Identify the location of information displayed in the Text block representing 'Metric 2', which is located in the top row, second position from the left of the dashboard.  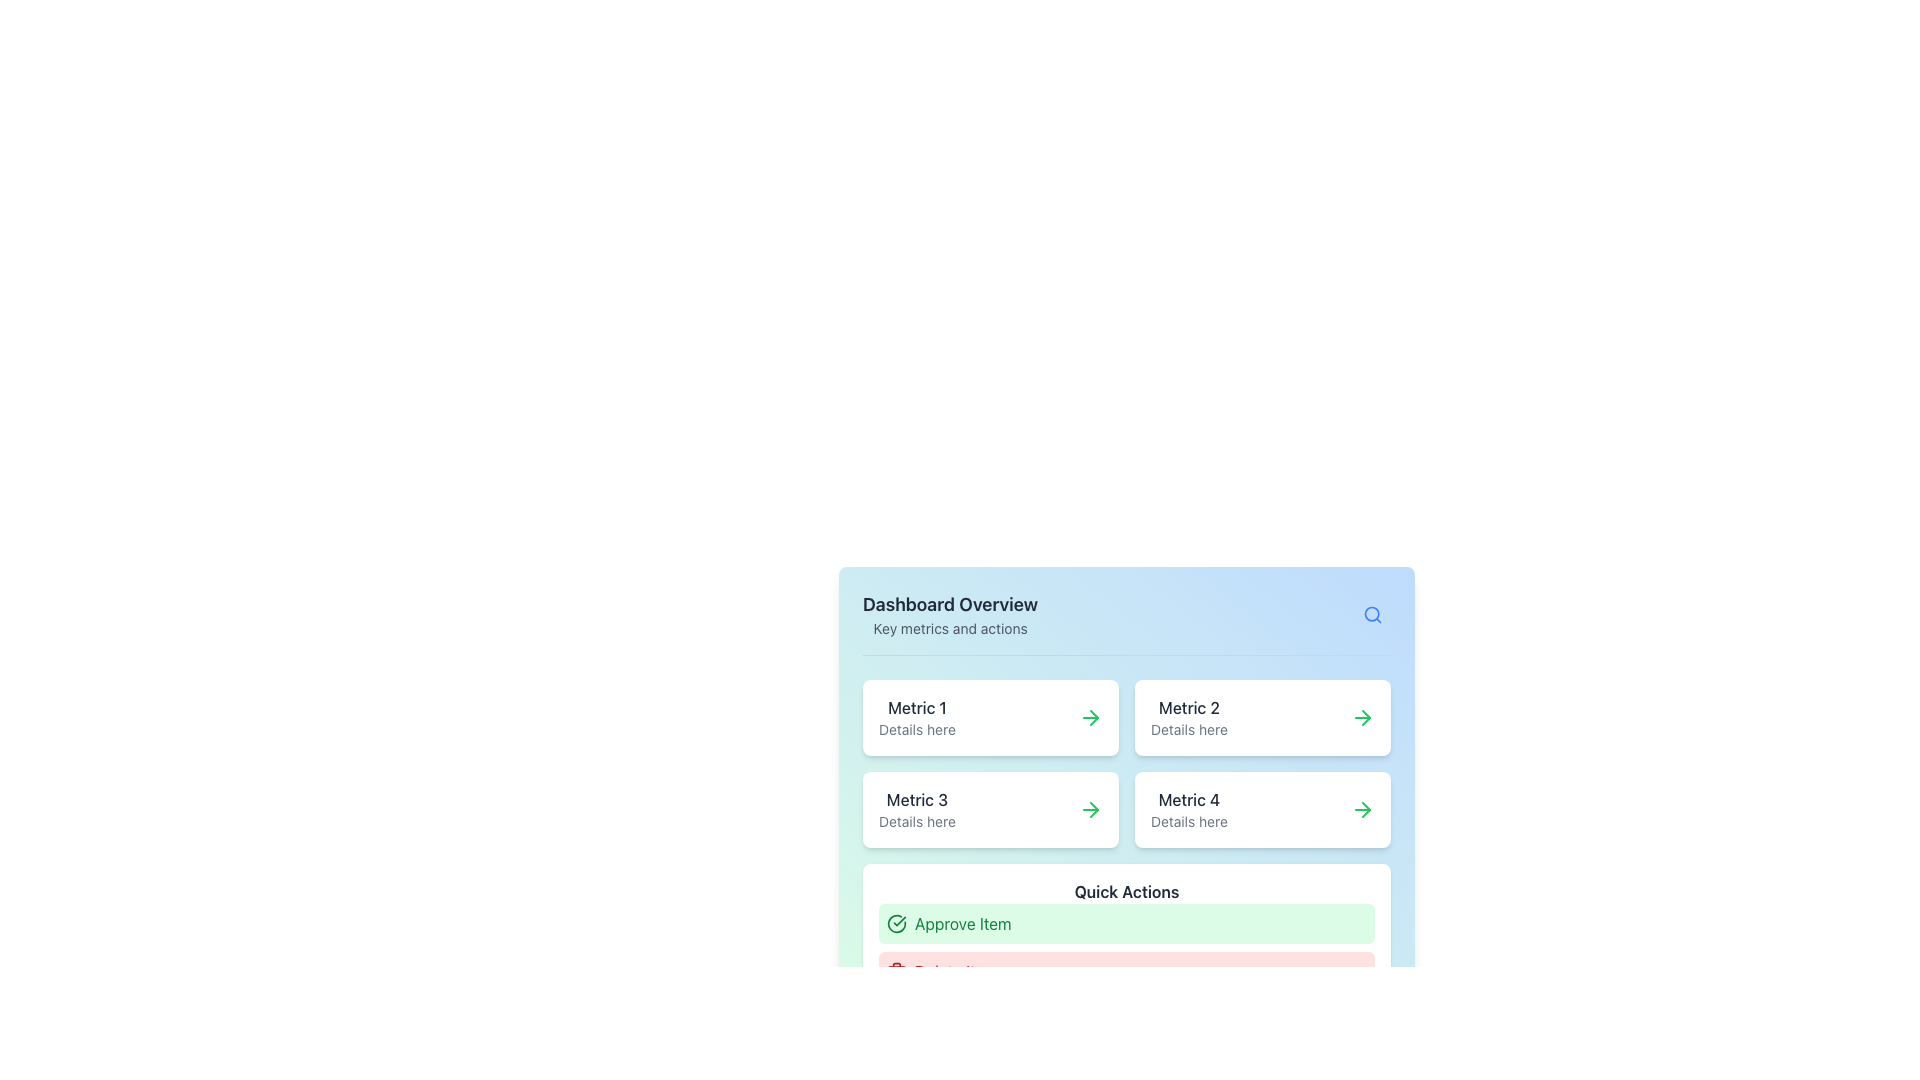
(1189, 716).